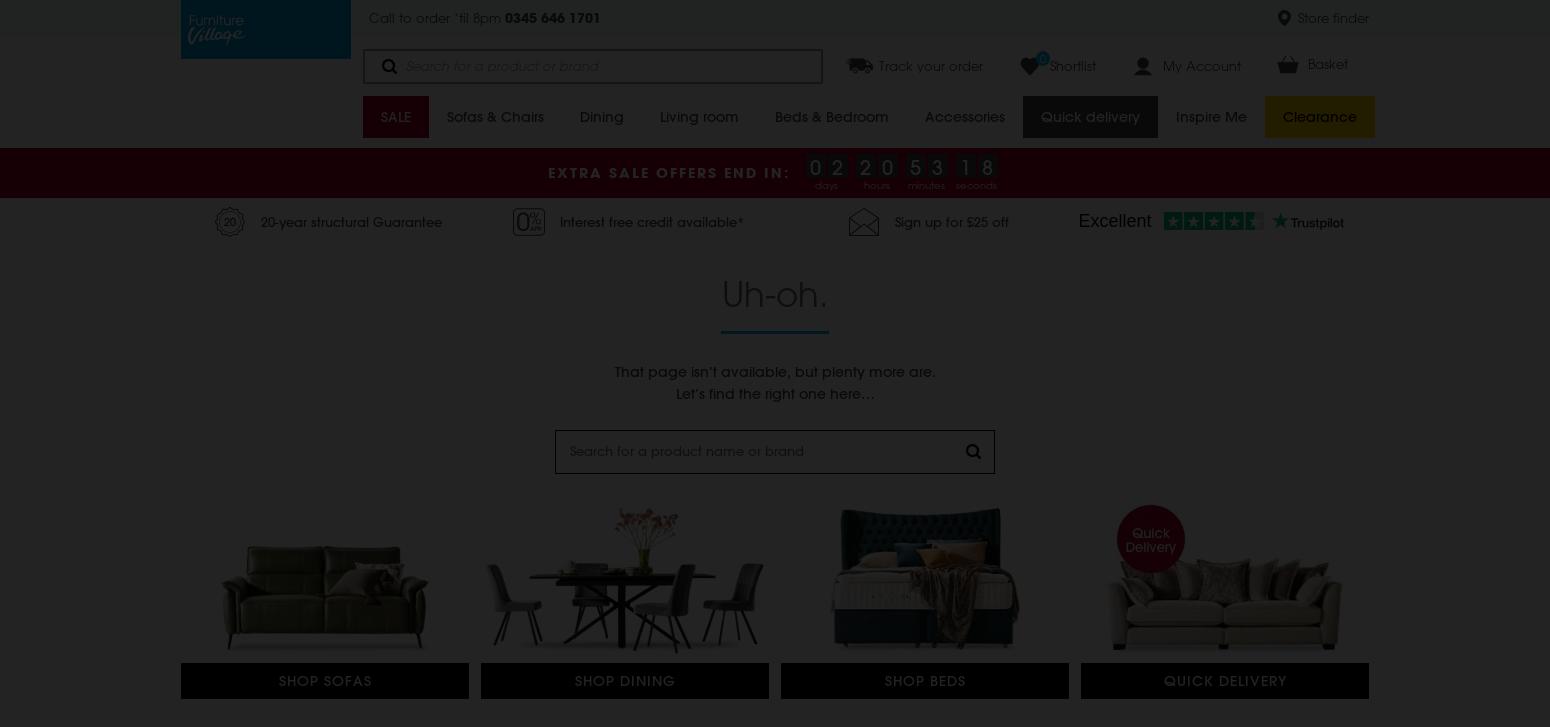 This screenshot has width=1550, height=727. Describe the element at coordinates (1202, 65) in the screenshot. I see `'My Account'` at that location.